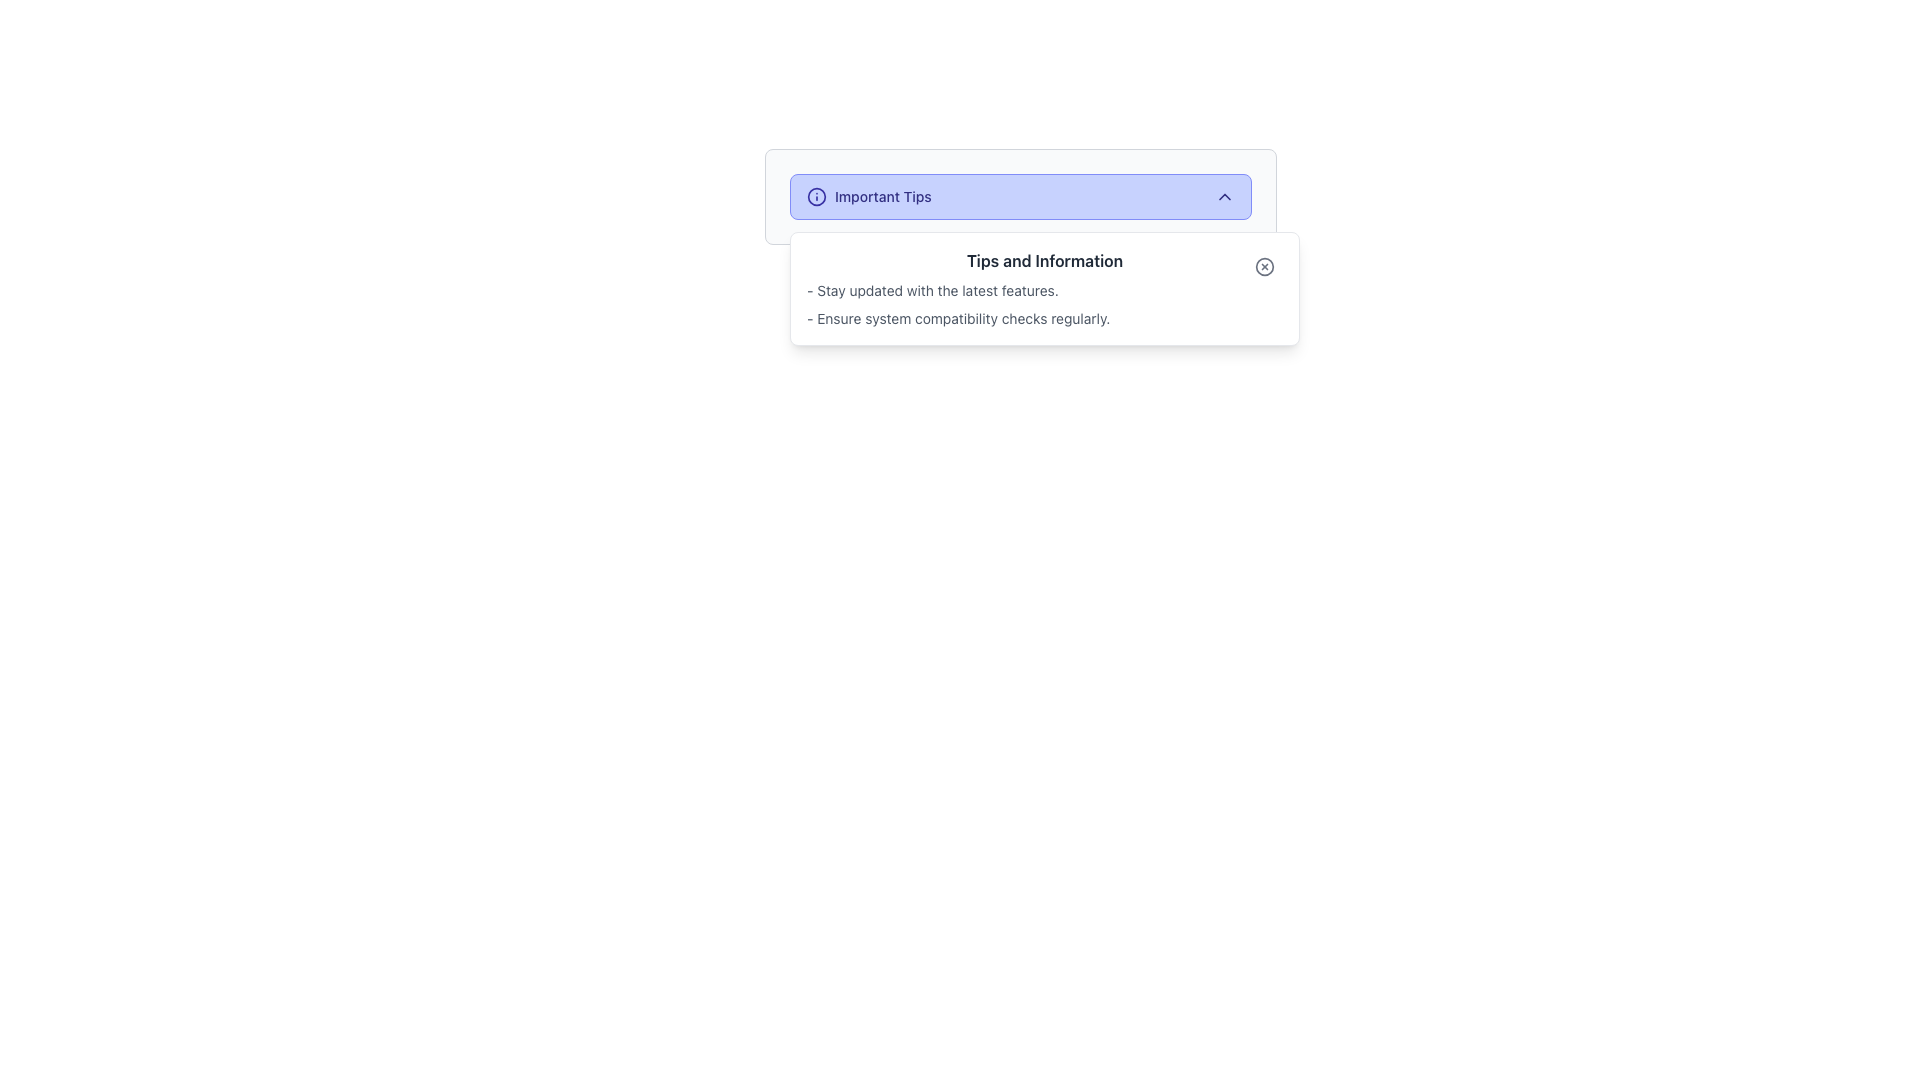  What do you see at coordinates (957, 318) in the screenshot?
I see `guidance text located within the 'Tips and Information' card, positioned below another list item in a bulleted list` at bounding box center [957, 318].